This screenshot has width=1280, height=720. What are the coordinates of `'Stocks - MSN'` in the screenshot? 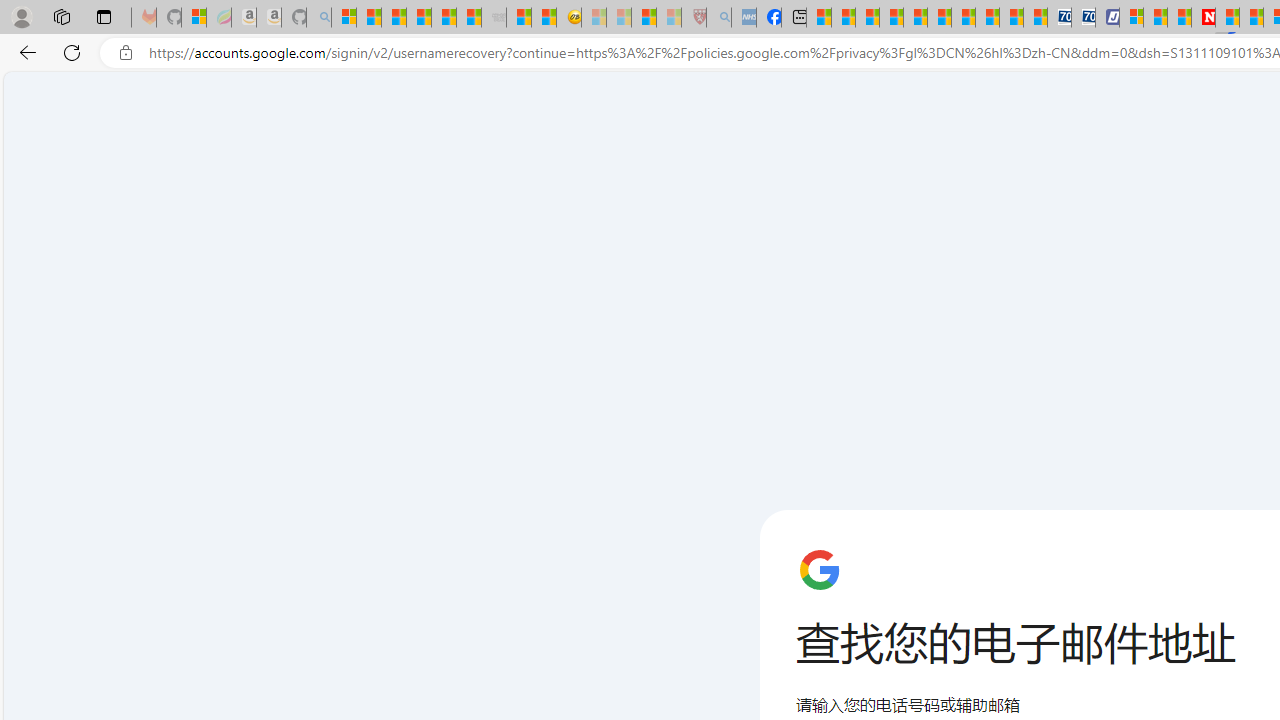 It's located at (468, 17).